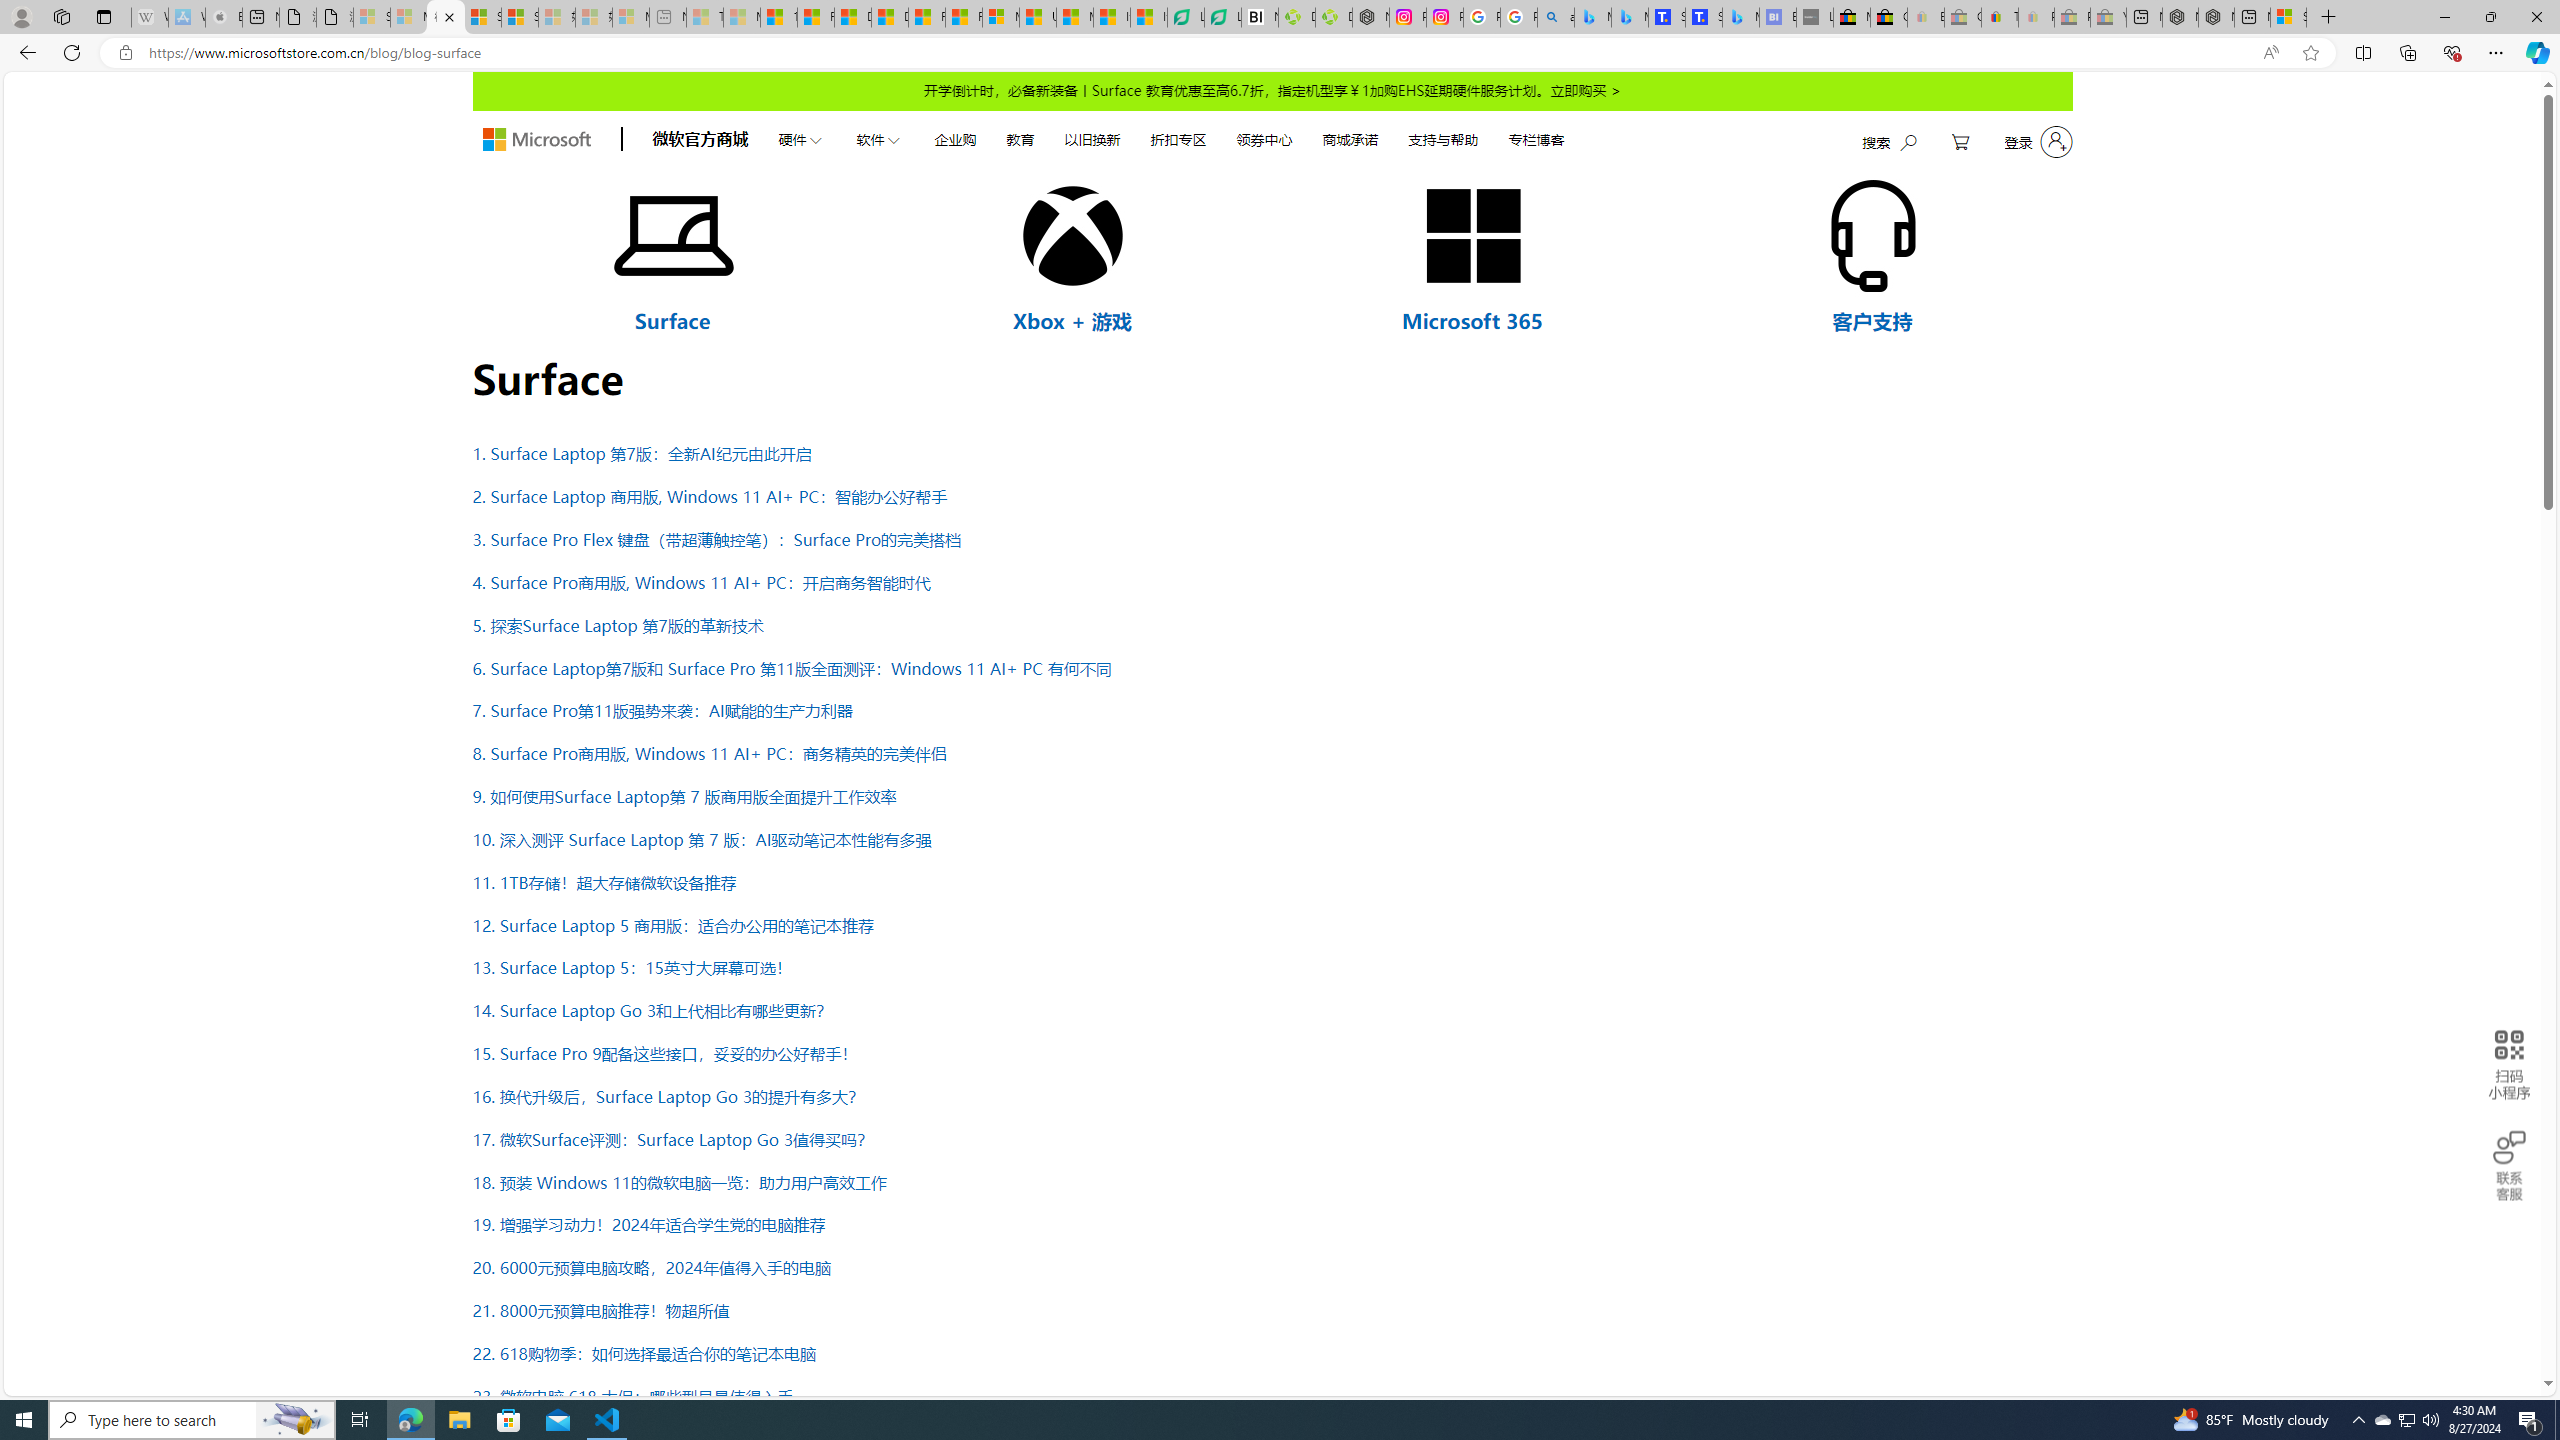 The image size is (2560, 1440). What do you see at coordinates (1554, 16) in the screenshot?
I see `'alabama high school quarterback dies - Search'` at bounding box center [1554, 16].